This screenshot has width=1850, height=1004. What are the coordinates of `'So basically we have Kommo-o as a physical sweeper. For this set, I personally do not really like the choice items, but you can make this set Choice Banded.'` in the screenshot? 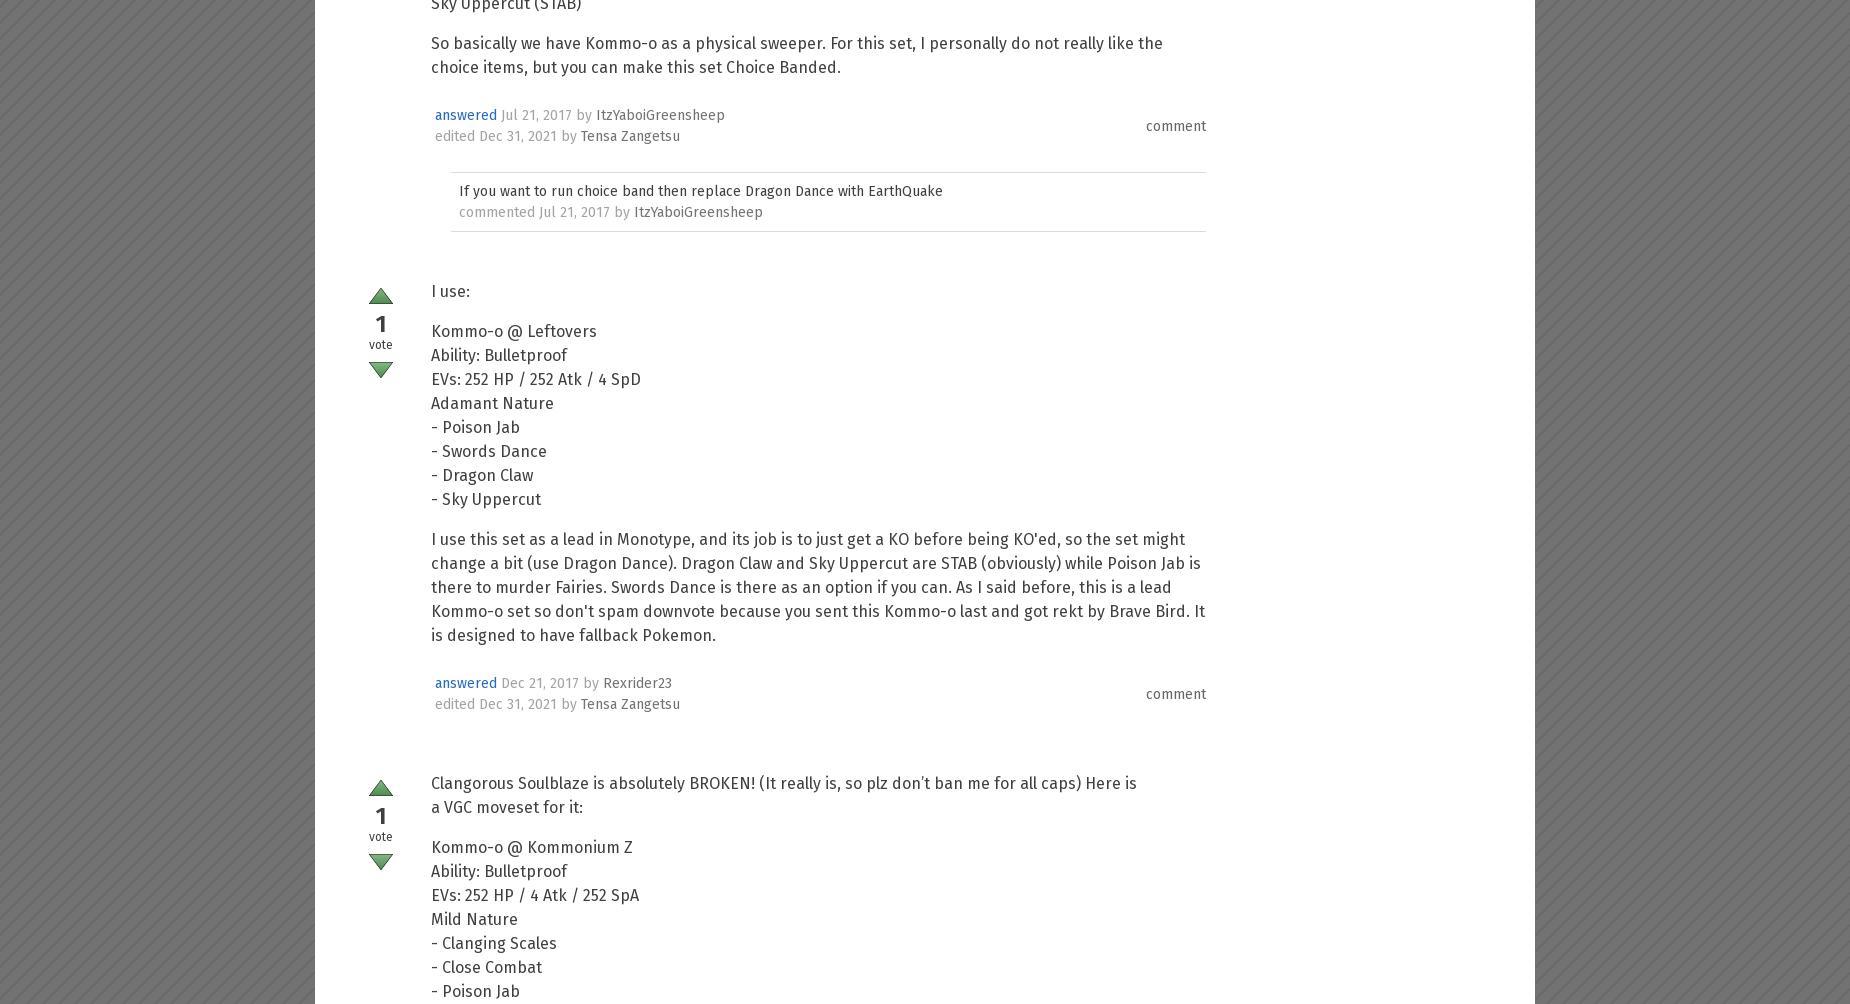 It's located at (430, 55).